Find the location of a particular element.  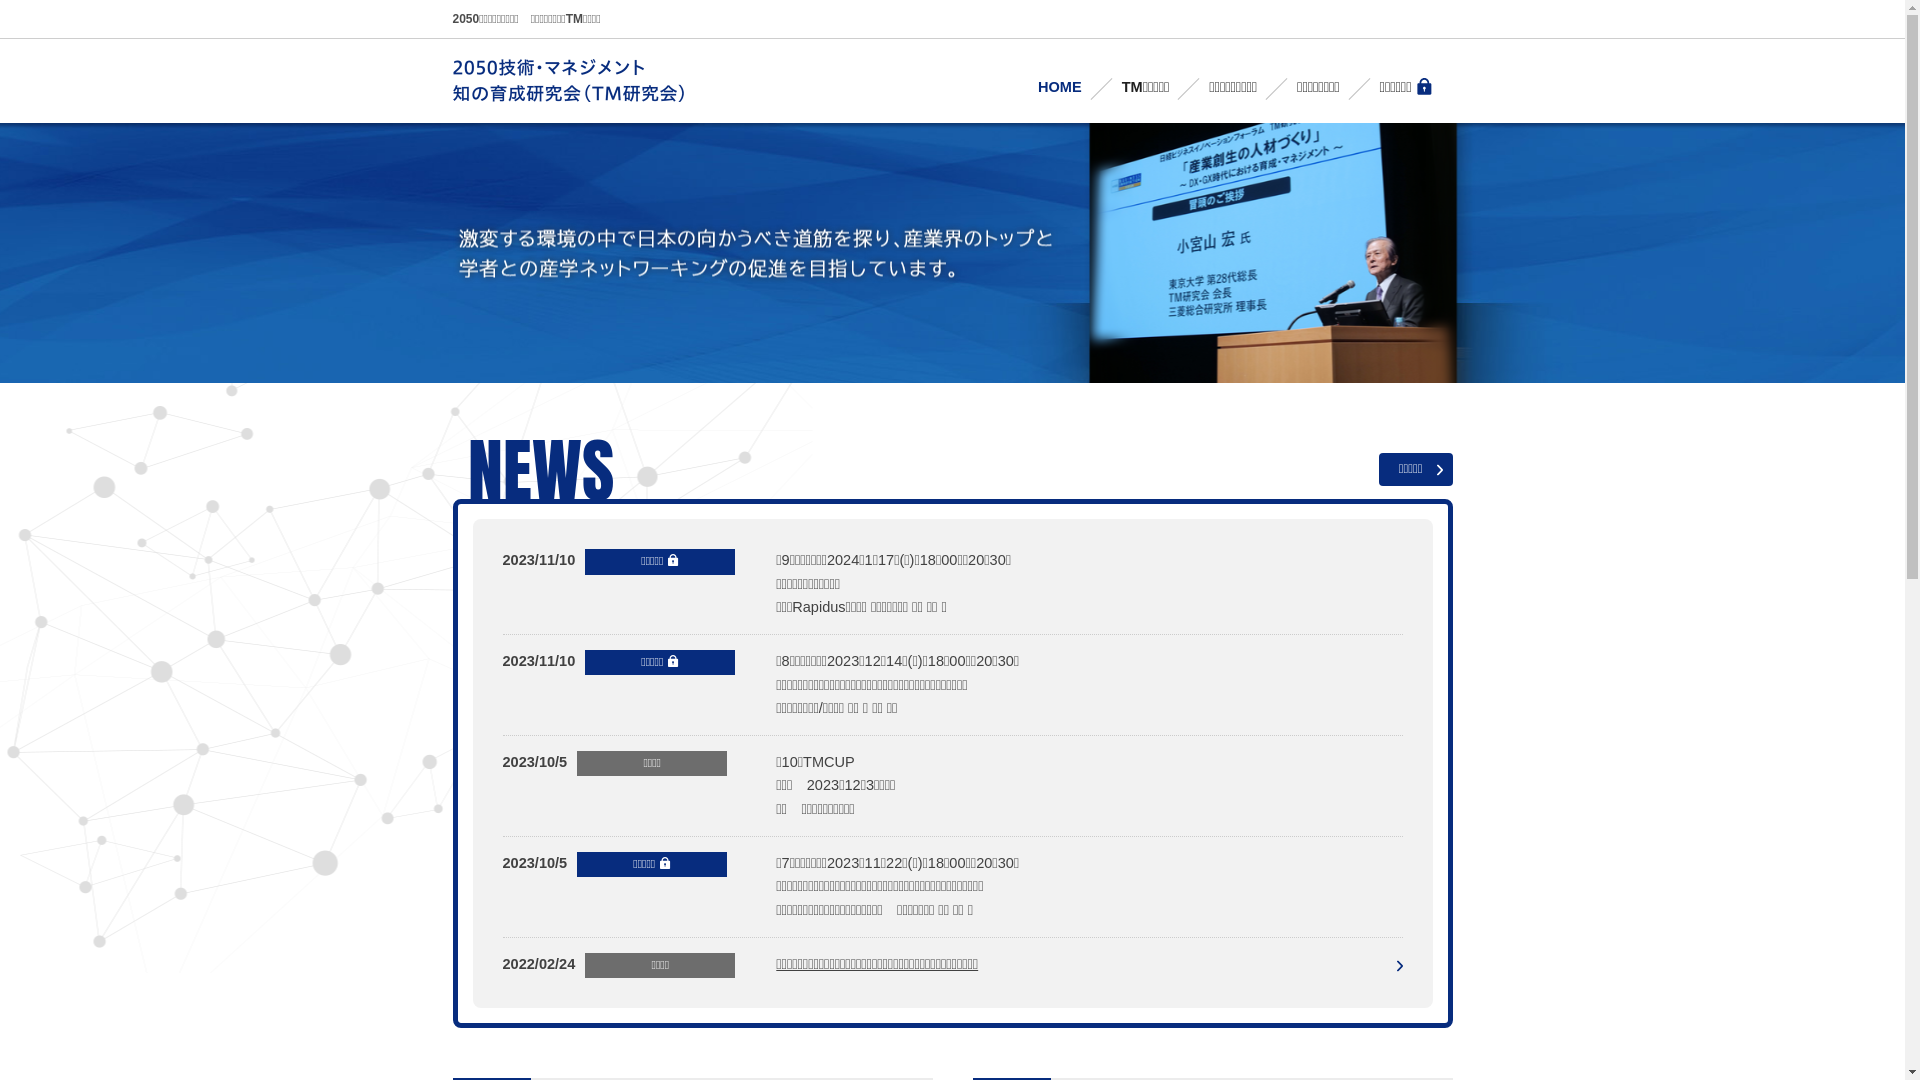

'HOME' is located at coordinates (1059, 86).